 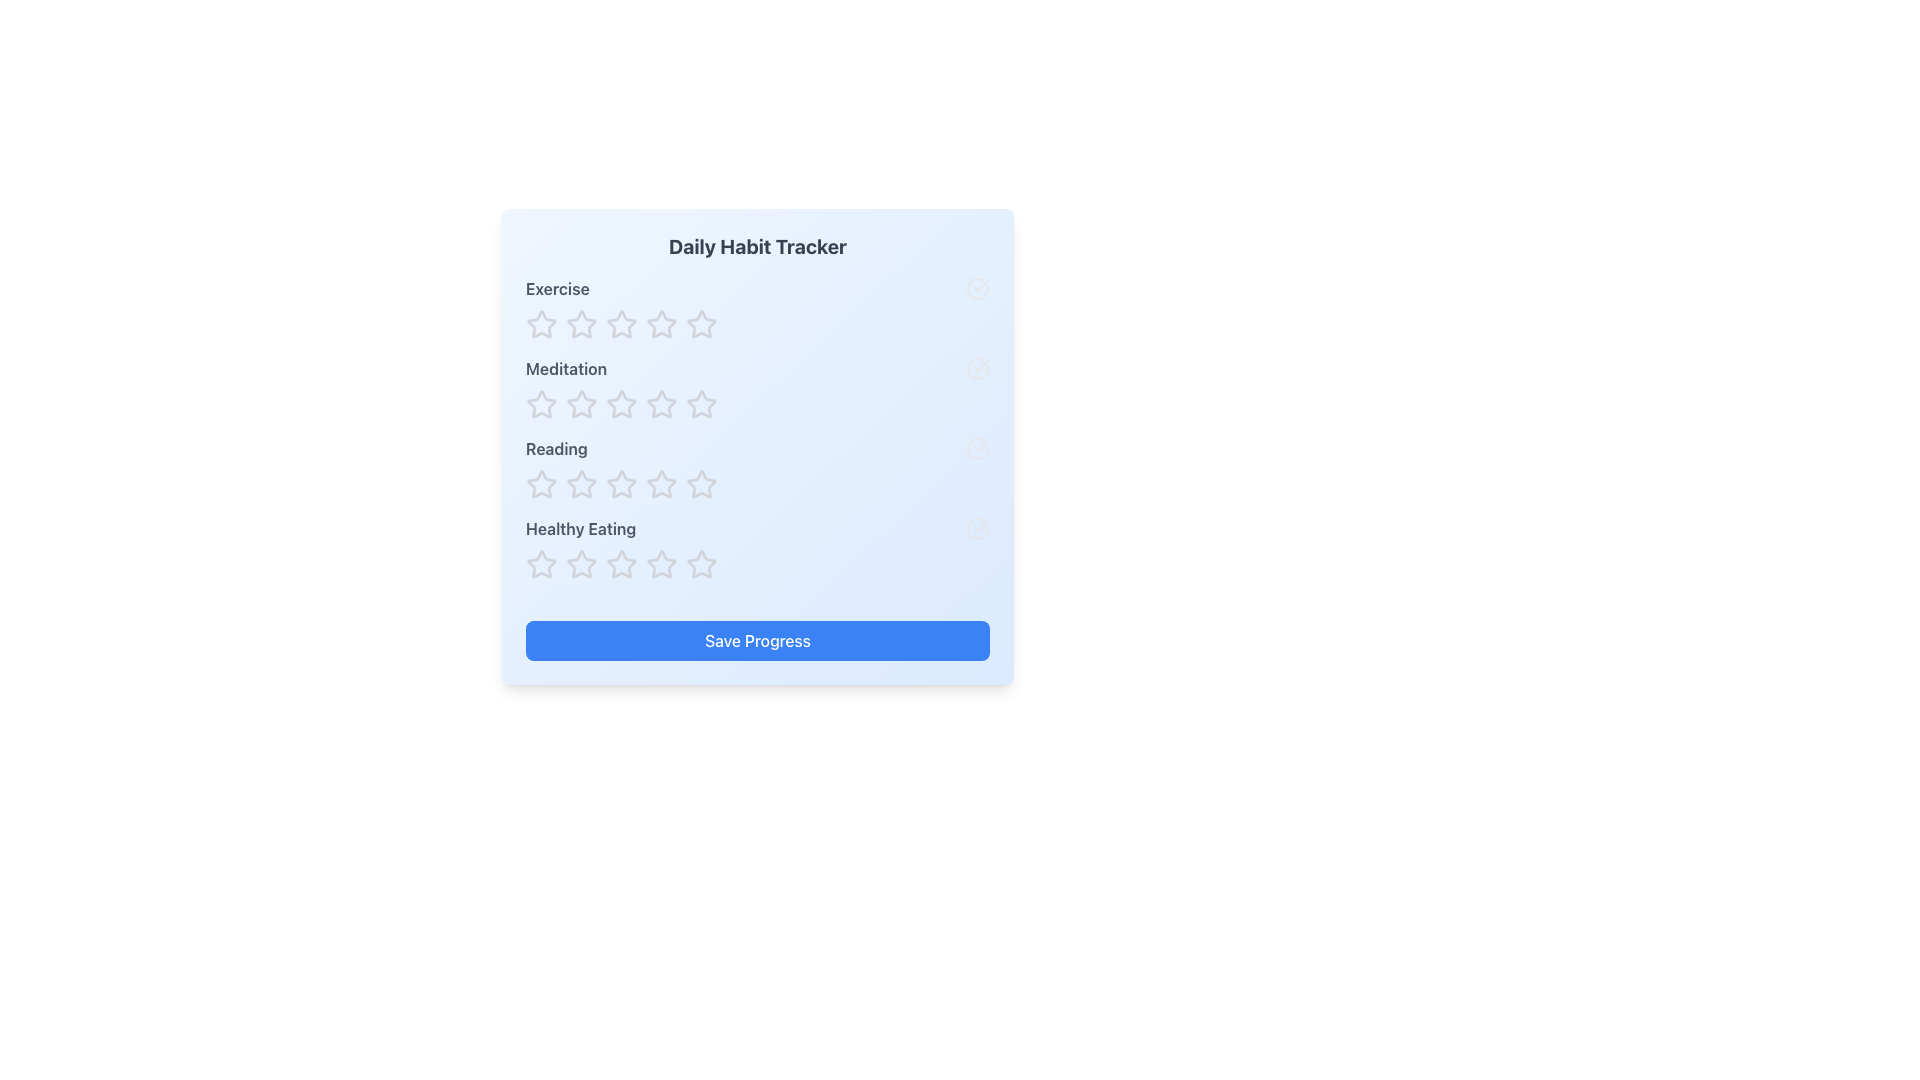 I want to click on the third star-shaped interactive button in the 'Healthy Eating' section, which is styled with a light gray border and scales slightly on hover, so click(x=580, y=564).